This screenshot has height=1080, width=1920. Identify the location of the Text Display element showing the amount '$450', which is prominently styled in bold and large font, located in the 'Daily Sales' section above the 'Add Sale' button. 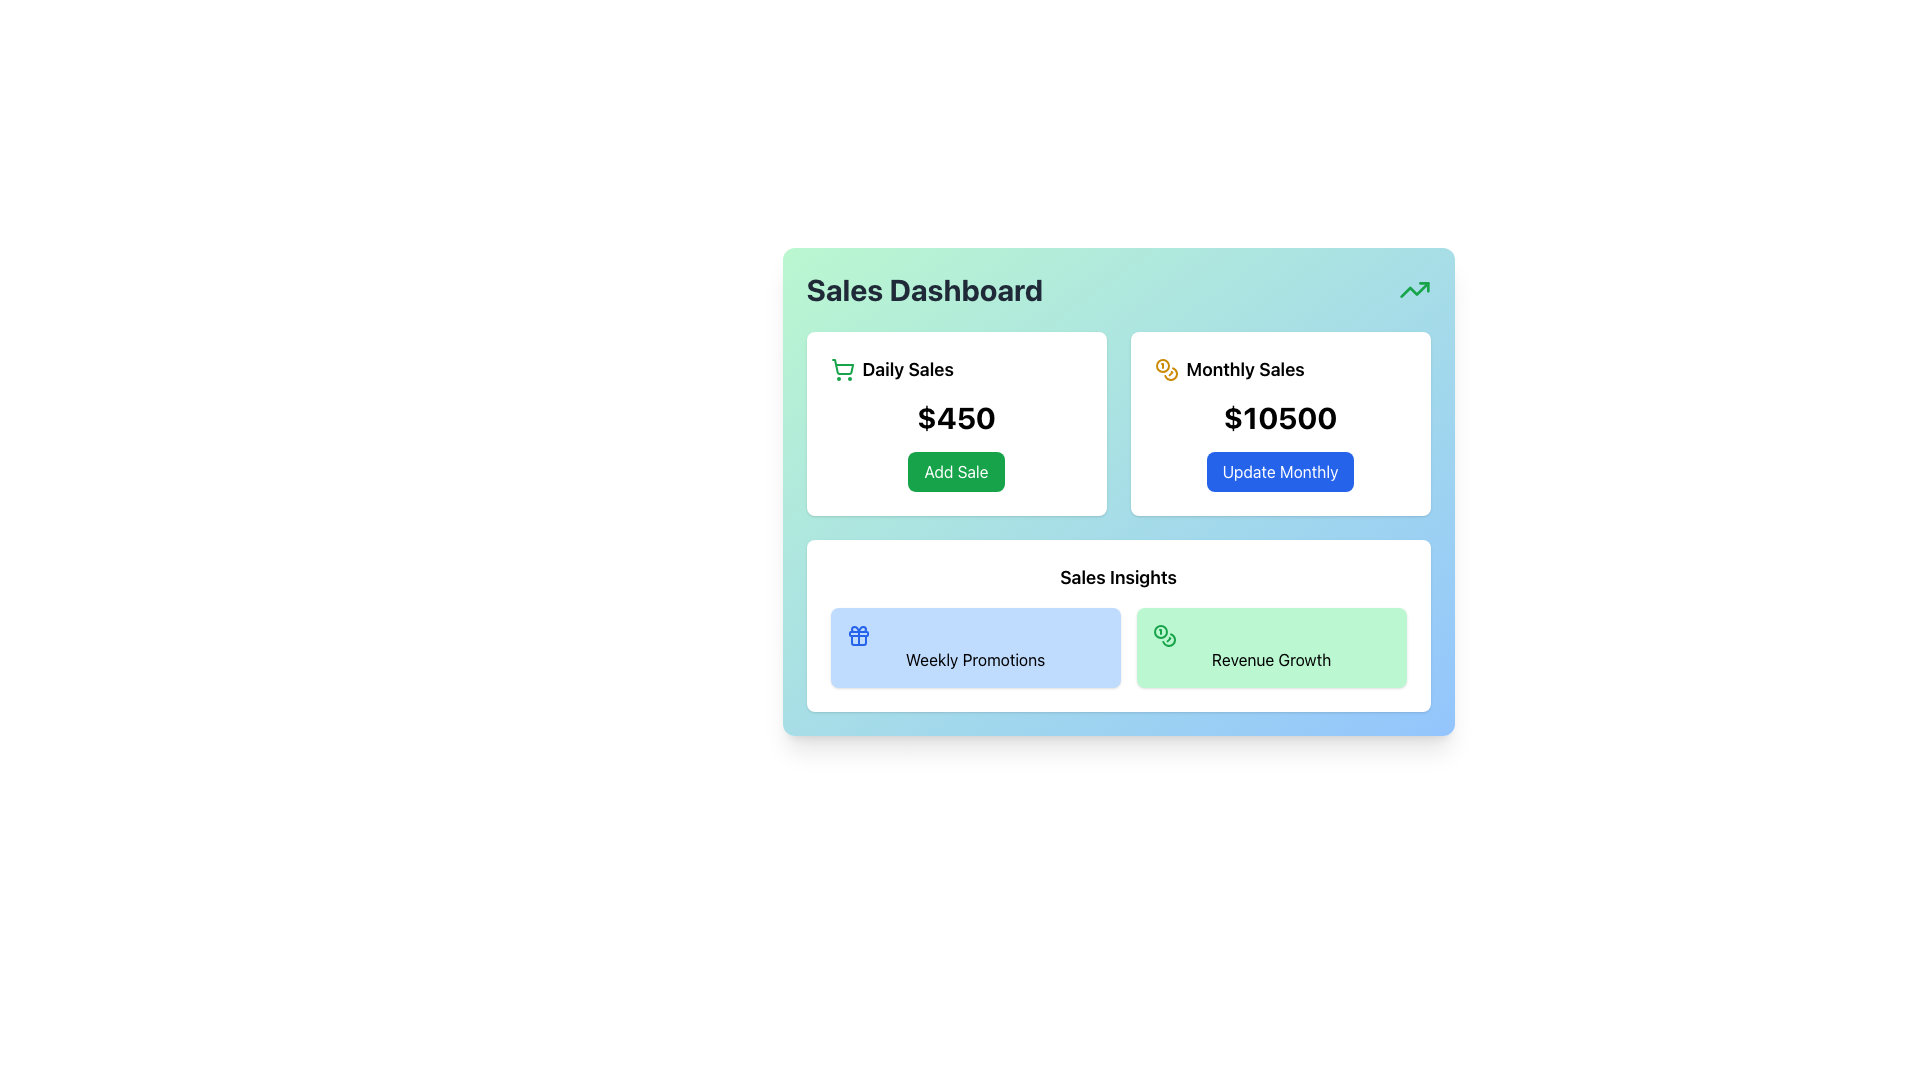
(955, 416).